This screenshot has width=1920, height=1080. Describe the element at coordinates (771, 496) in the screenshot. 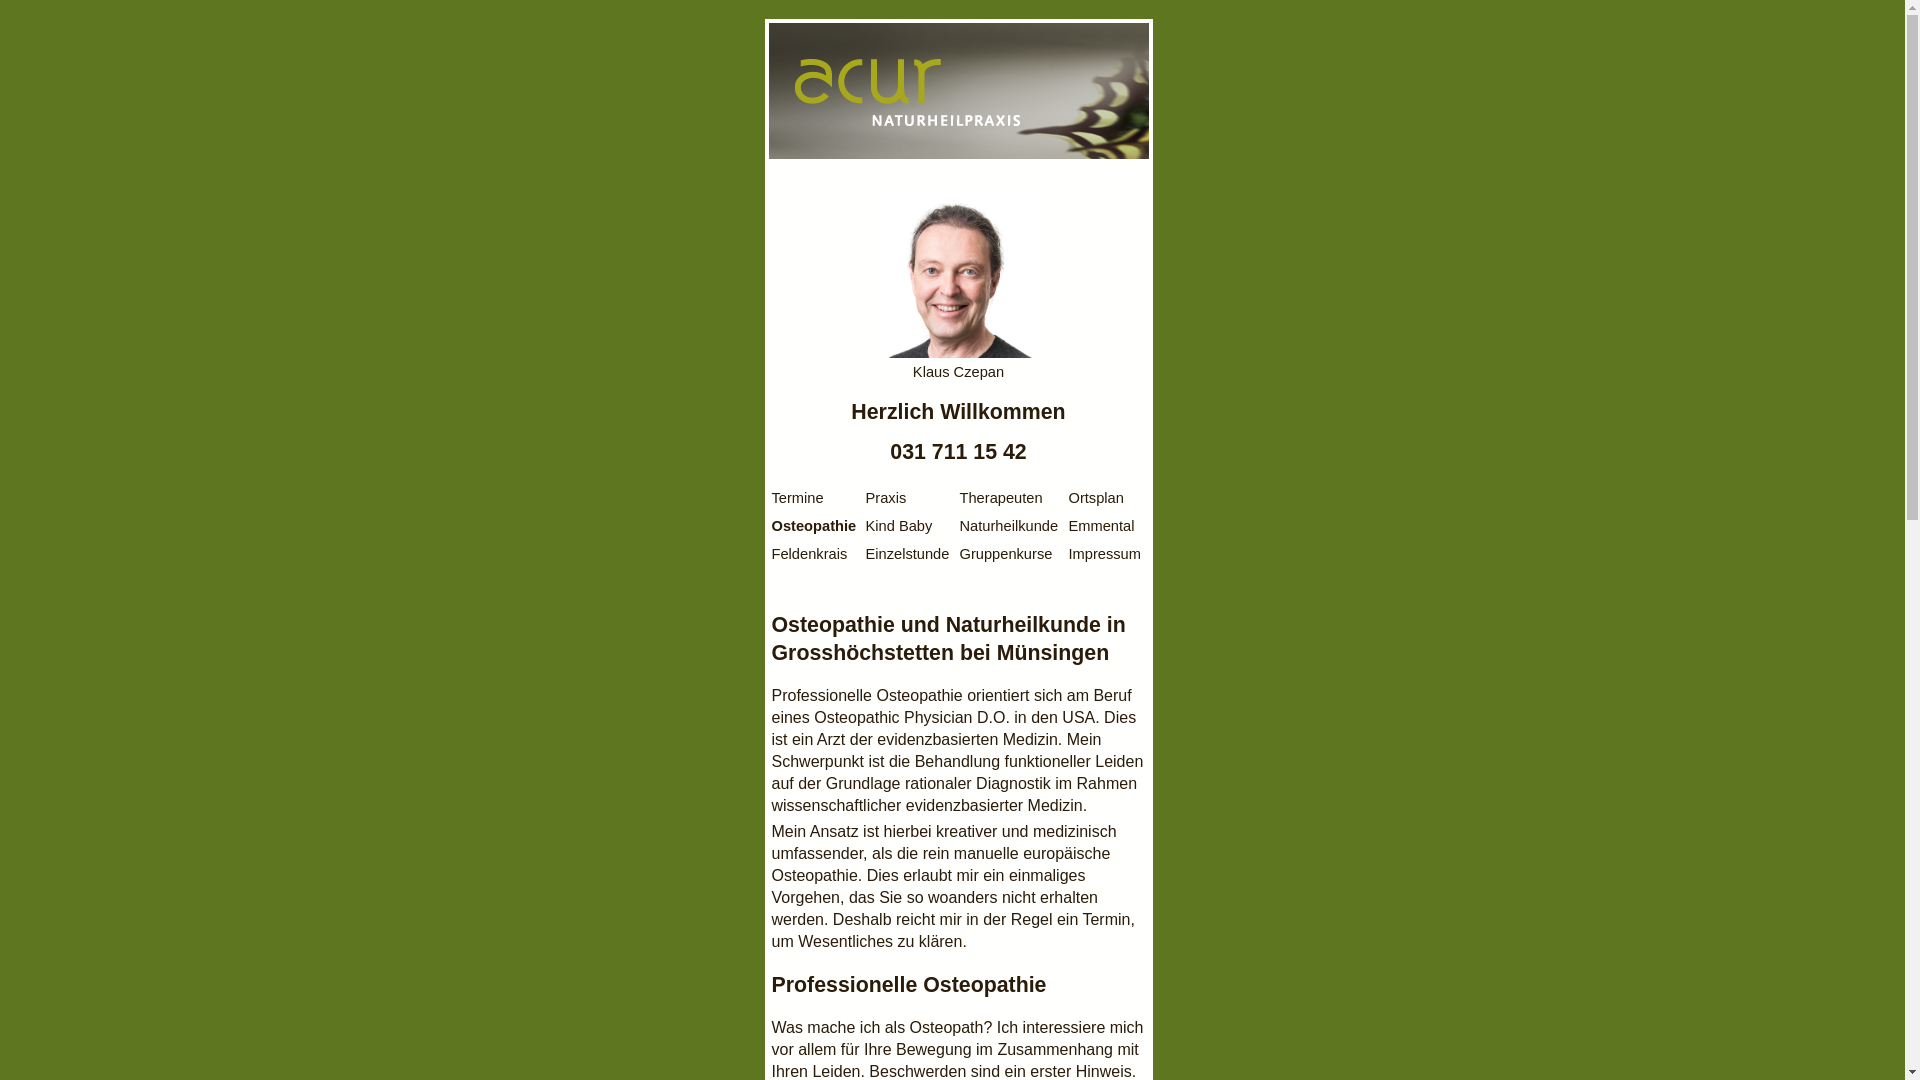

I see `'Termine'` at that location.